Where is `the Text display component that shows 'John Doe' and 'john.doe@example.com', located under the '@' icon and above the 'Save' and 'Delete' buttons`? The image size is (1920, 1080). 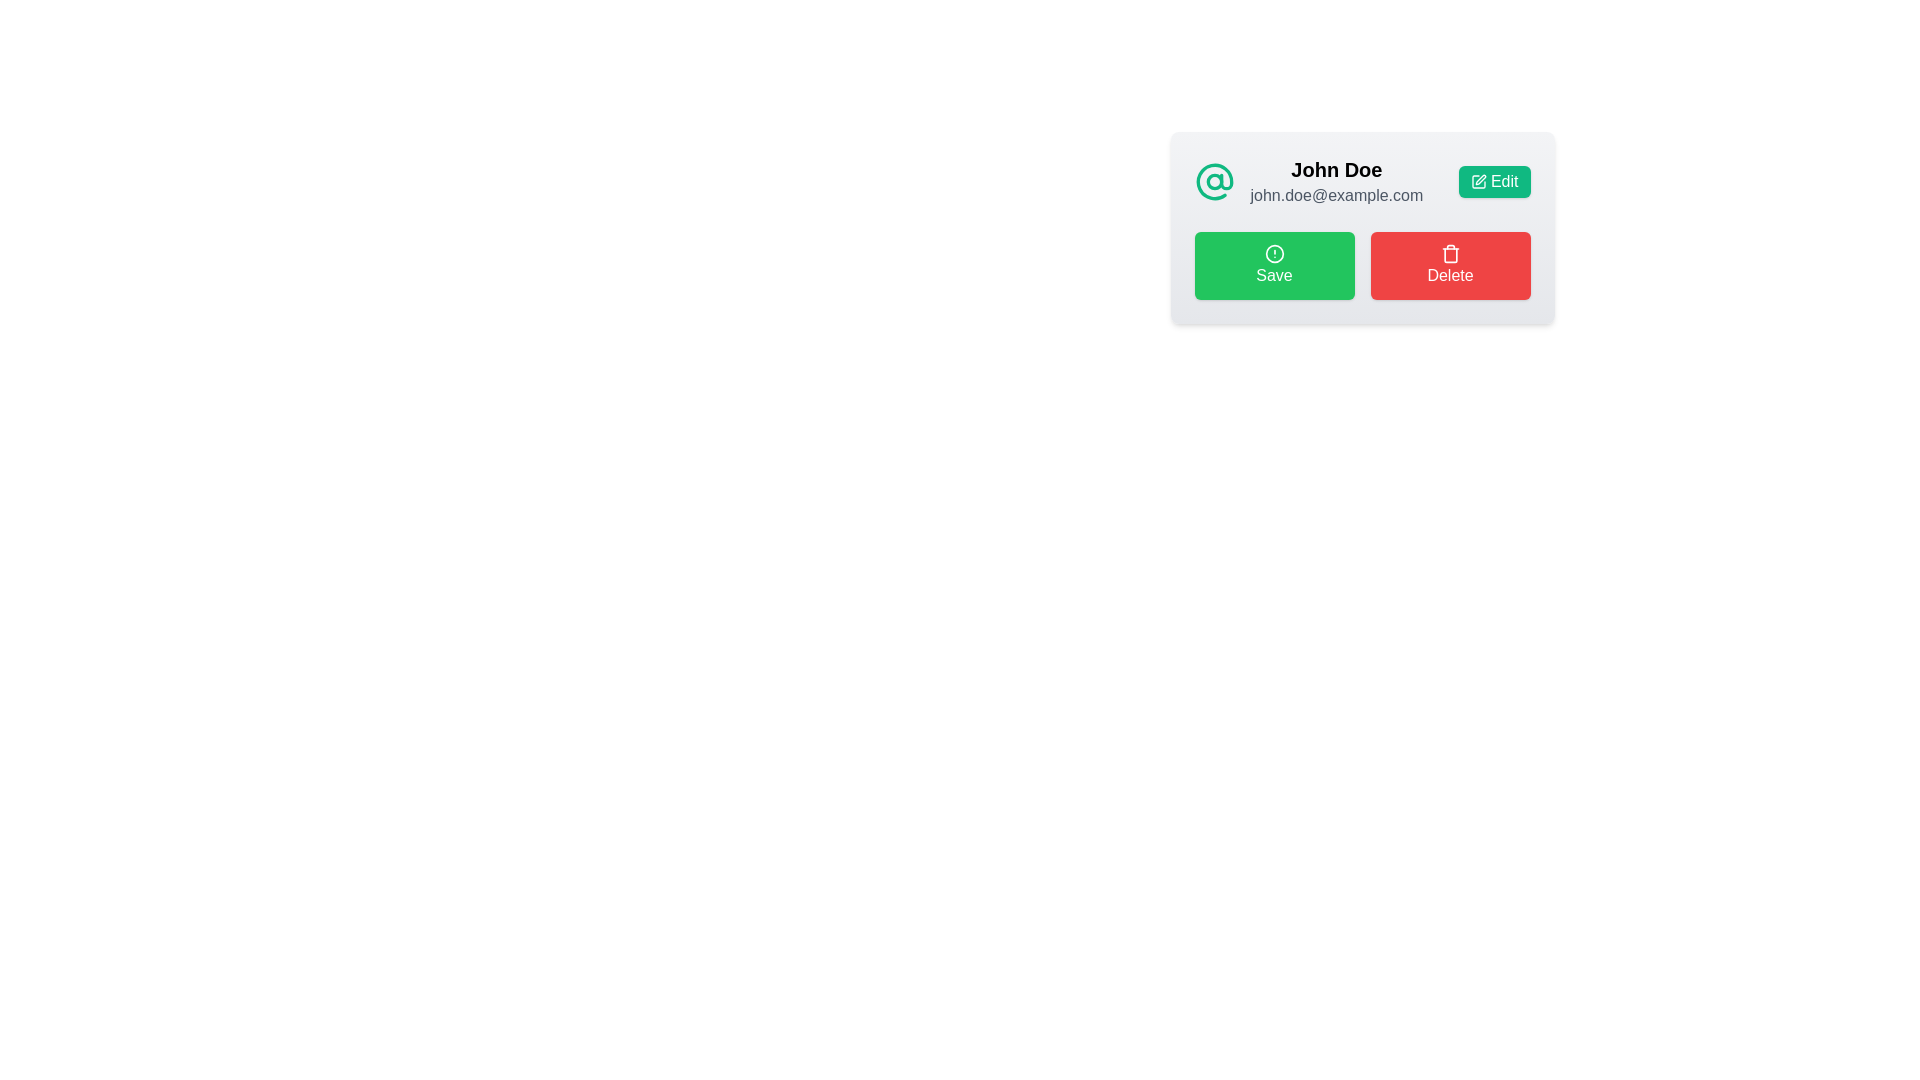
the Text display component that shows 'John Doe' and 'john.doe@example.com', located under the '@' icon and above the 'Save' and 'Delete' buttons is located at coordinates (1336, 181).